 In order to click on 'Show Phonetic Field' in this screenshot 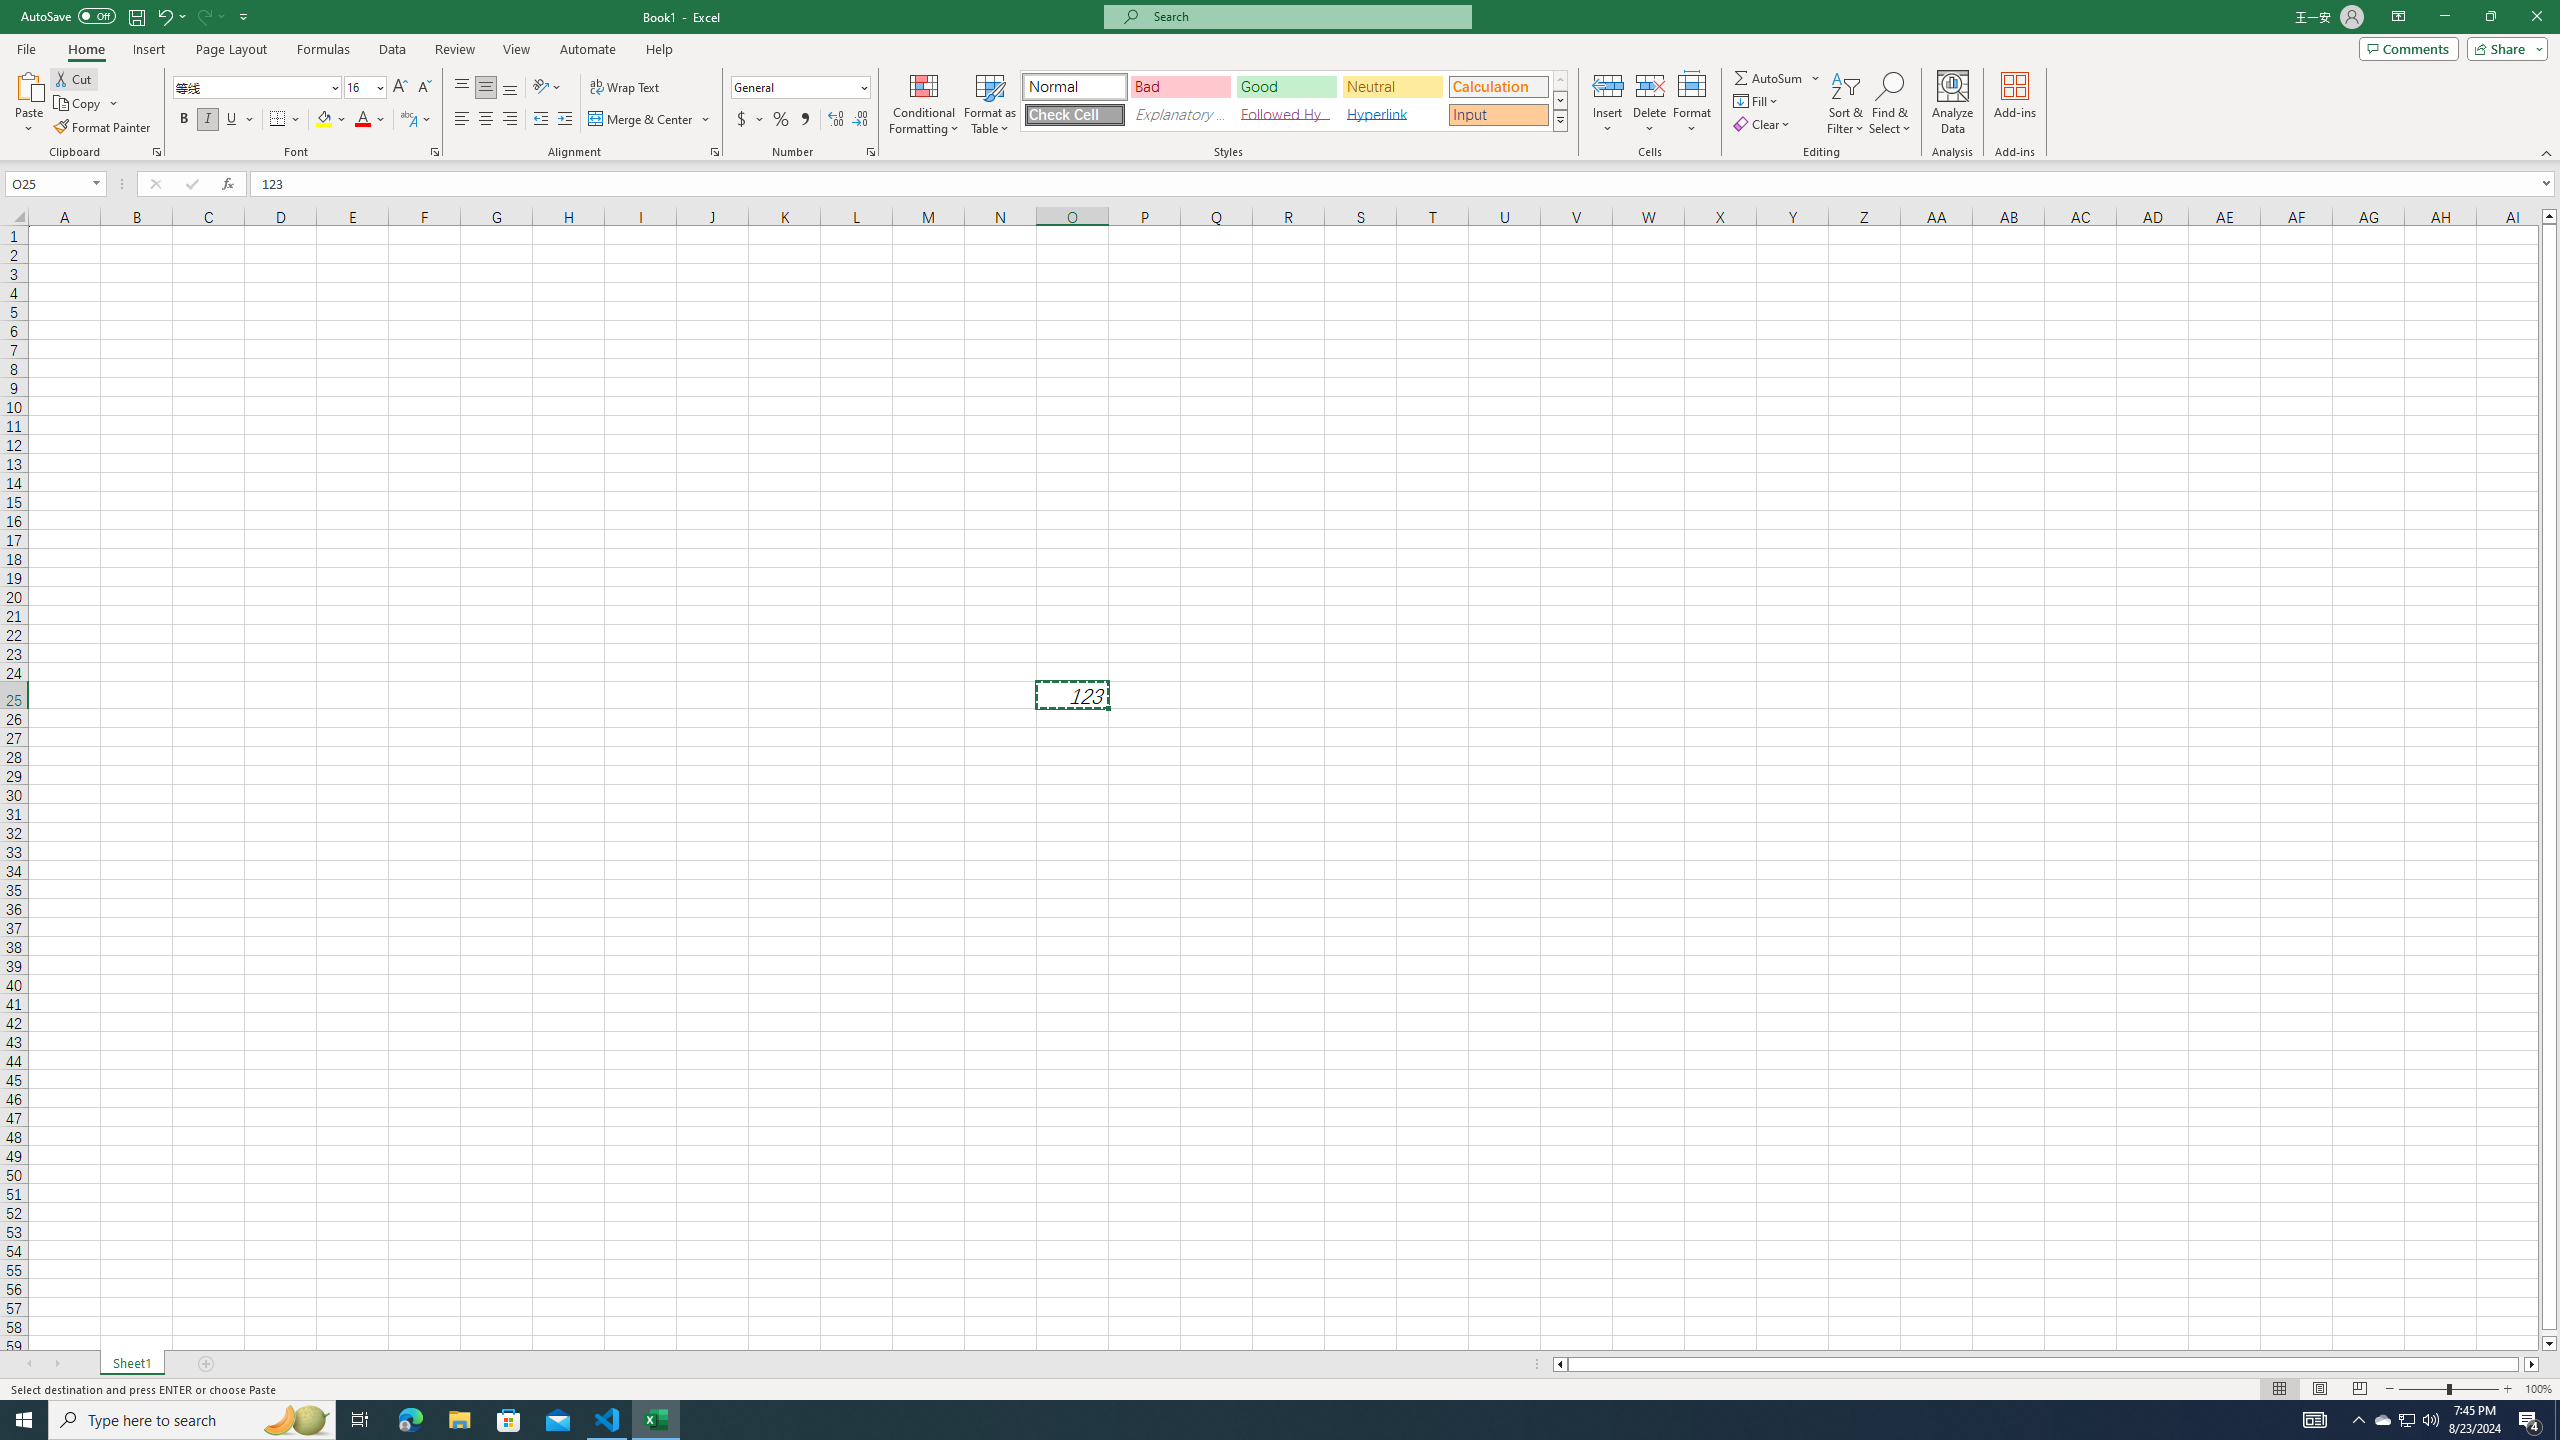, I will do `click(407, 118)`.